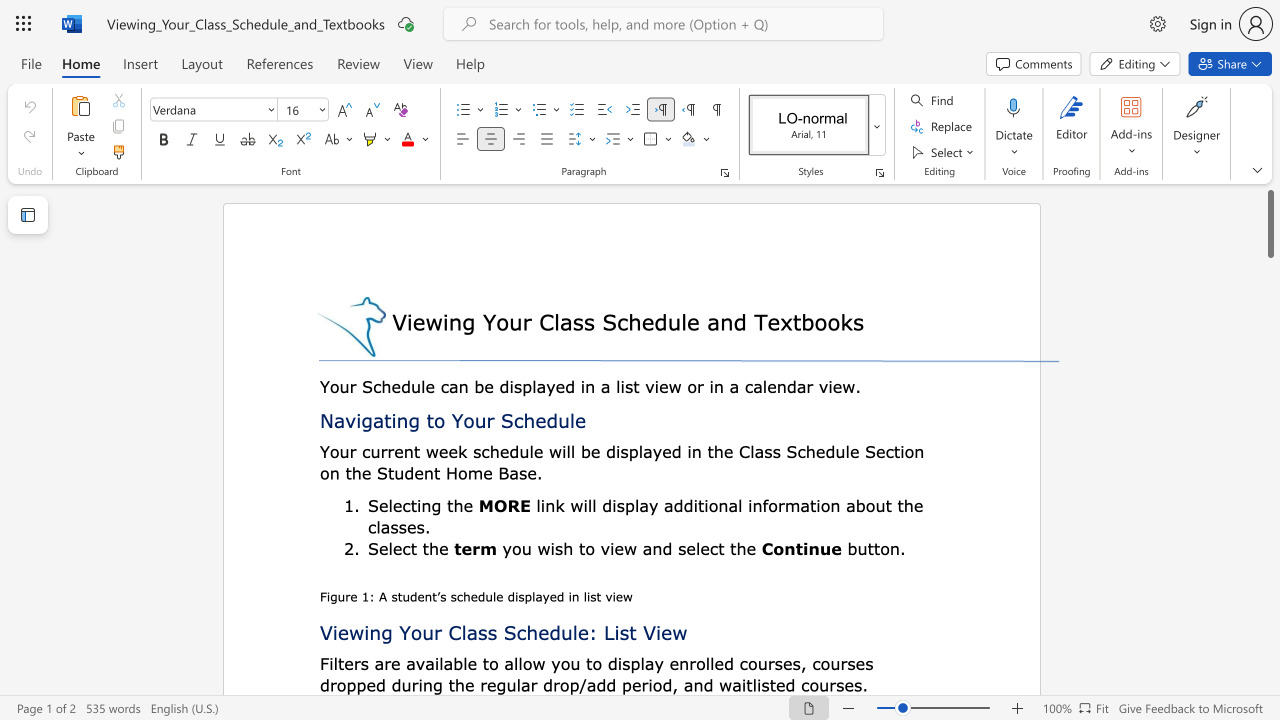 This screenshot has width=1280, height=720. I want to click on the page's right scrollbar for downward movement, so click(1269, 518).